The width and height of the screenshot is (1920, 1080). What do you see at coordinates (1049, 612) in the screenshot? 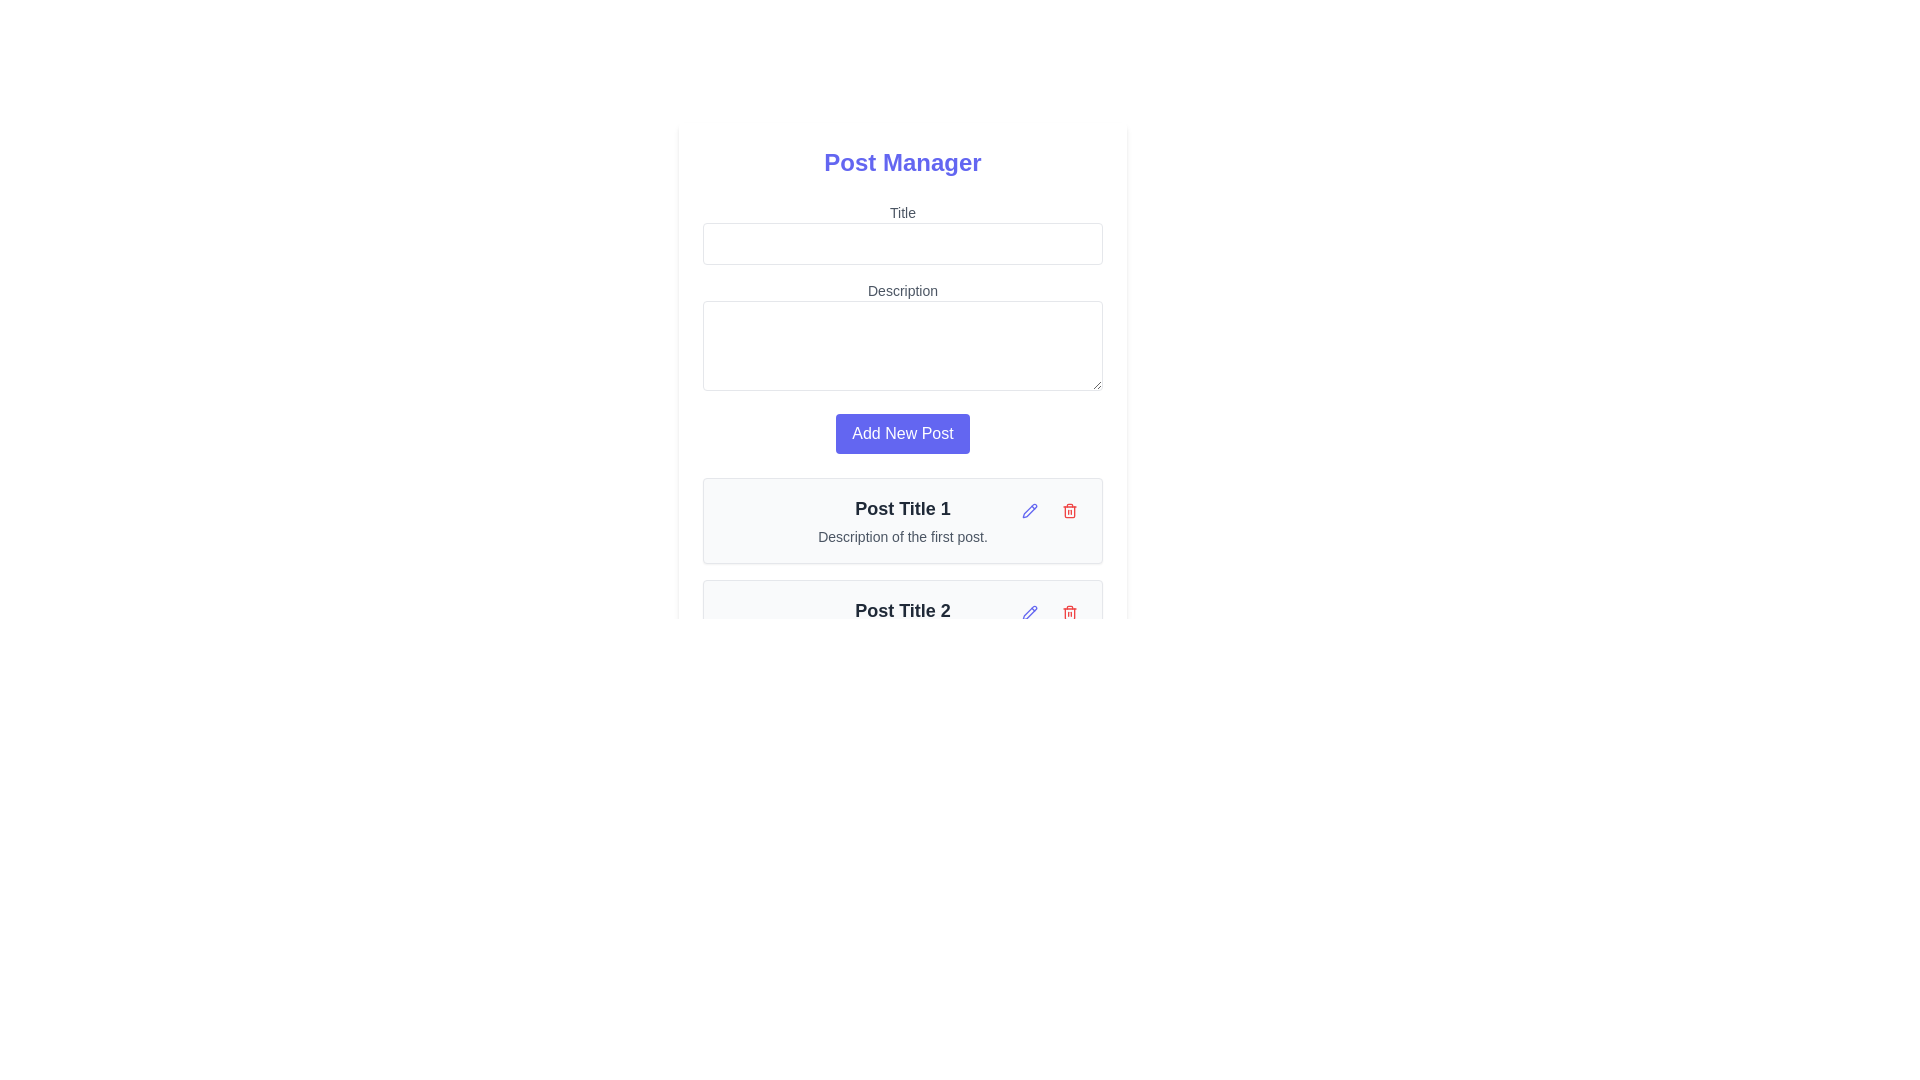
I see `the red trash icon in the horizontal icon group located at the top-right corner of the card labeled 'Post Title 2'` at bounding box center [1049, 612].